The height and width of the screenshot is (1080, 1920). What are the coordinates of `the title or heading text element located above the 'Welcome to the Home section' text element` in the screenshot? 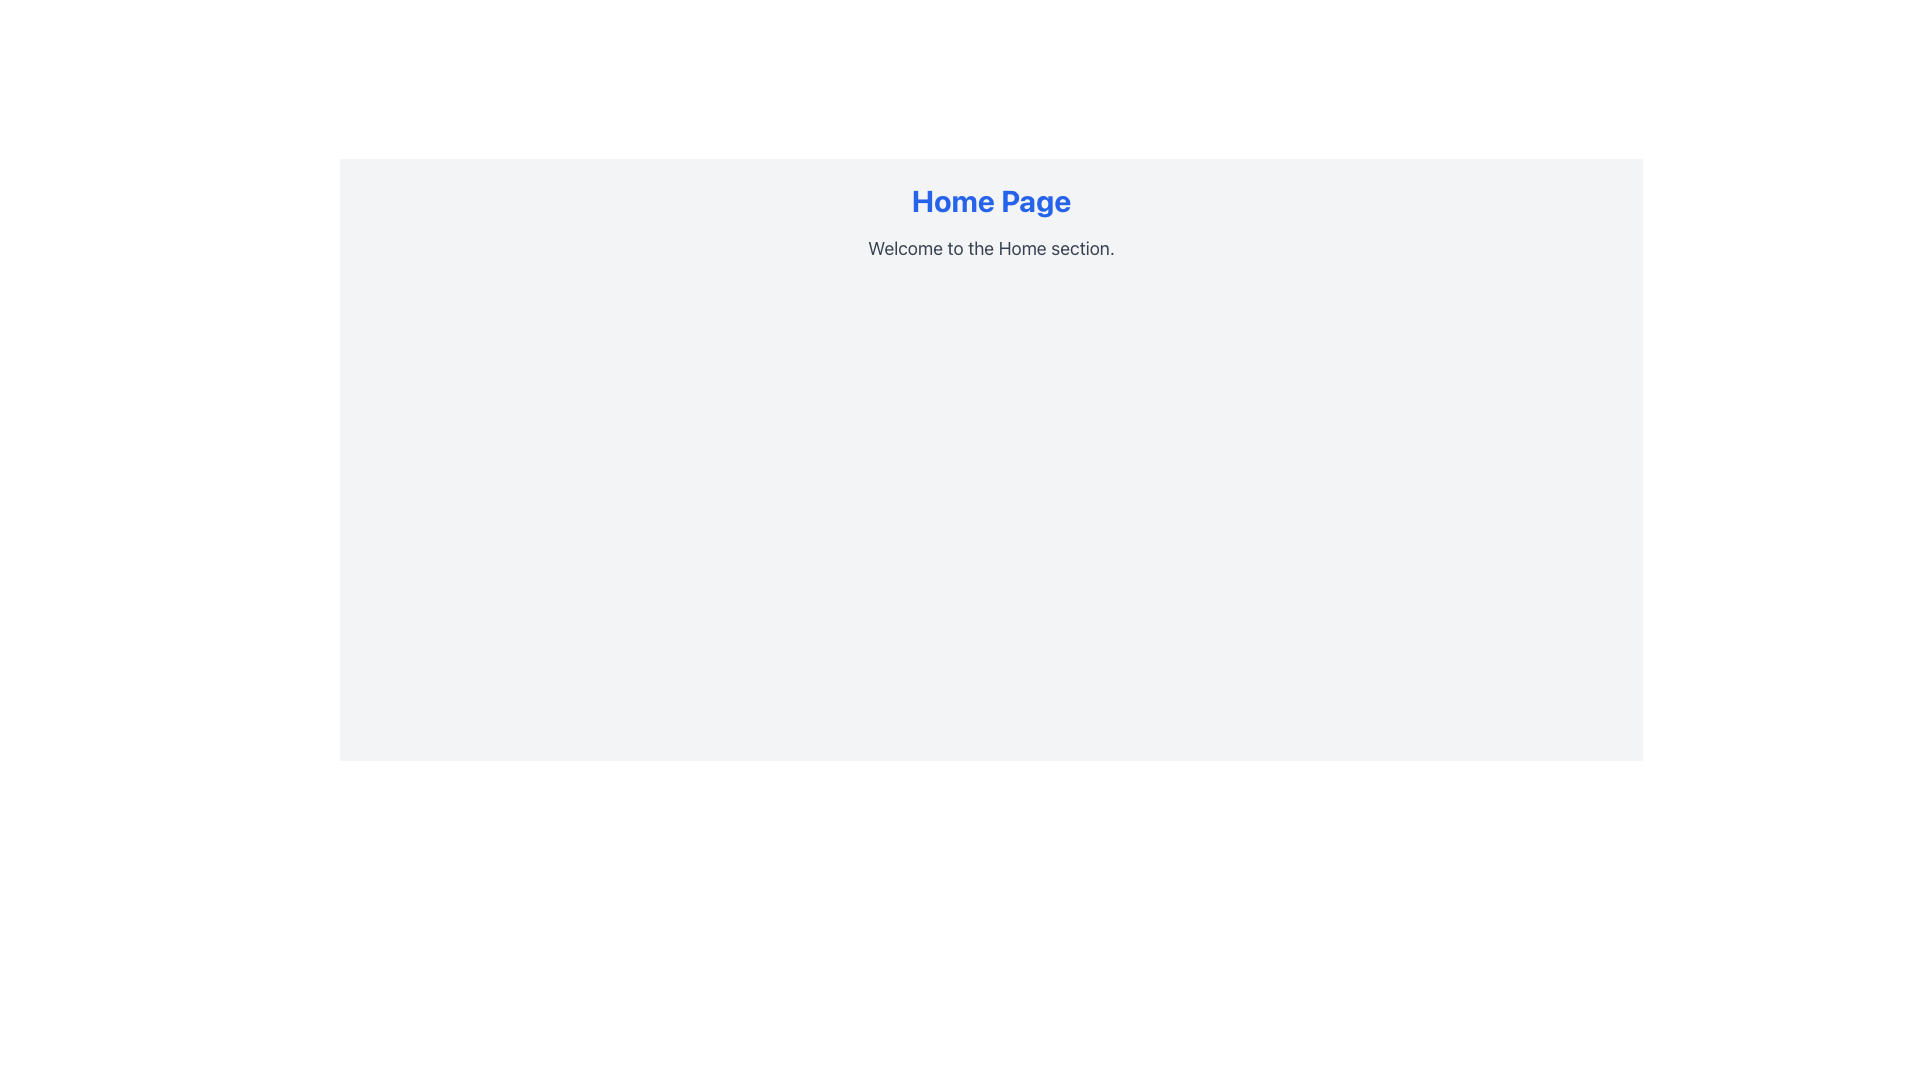 It's located at (991, 200).